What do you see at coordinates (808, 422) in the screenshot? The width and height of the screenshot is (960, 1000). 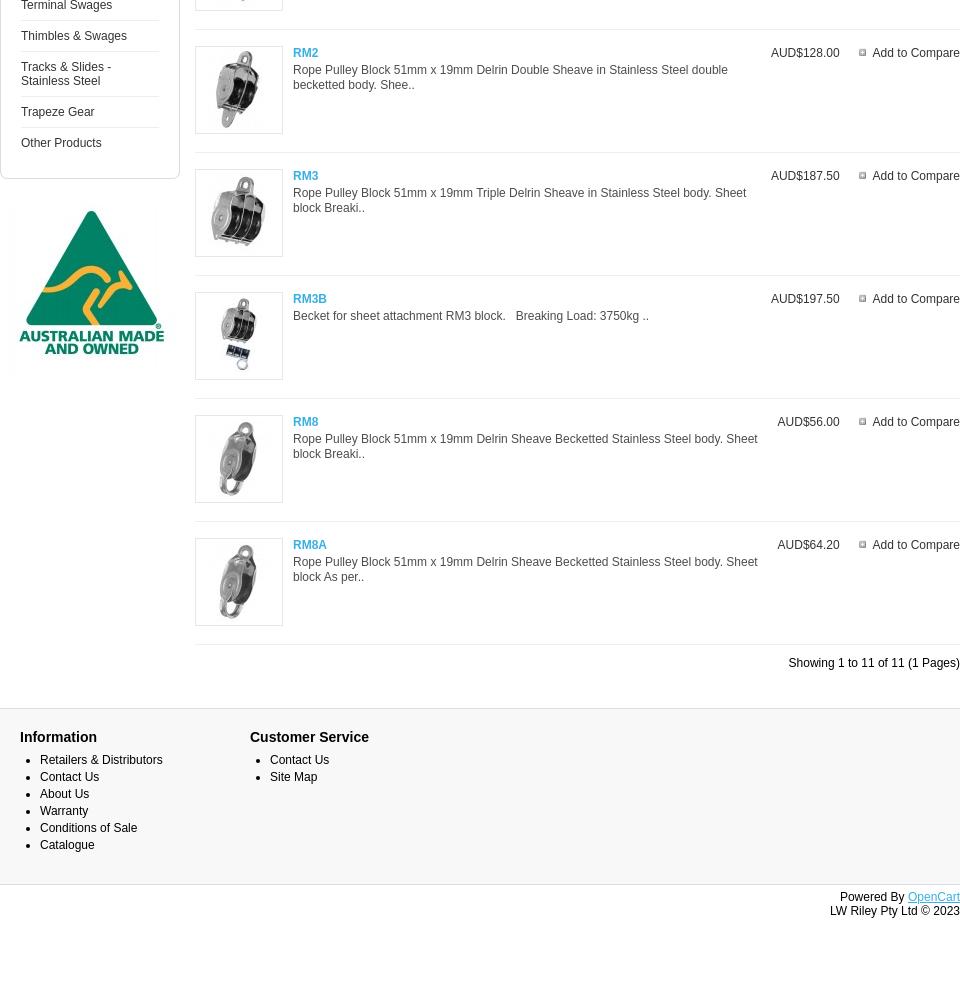 I see `'AUD$56.00'` at bounding box center [808, 422].